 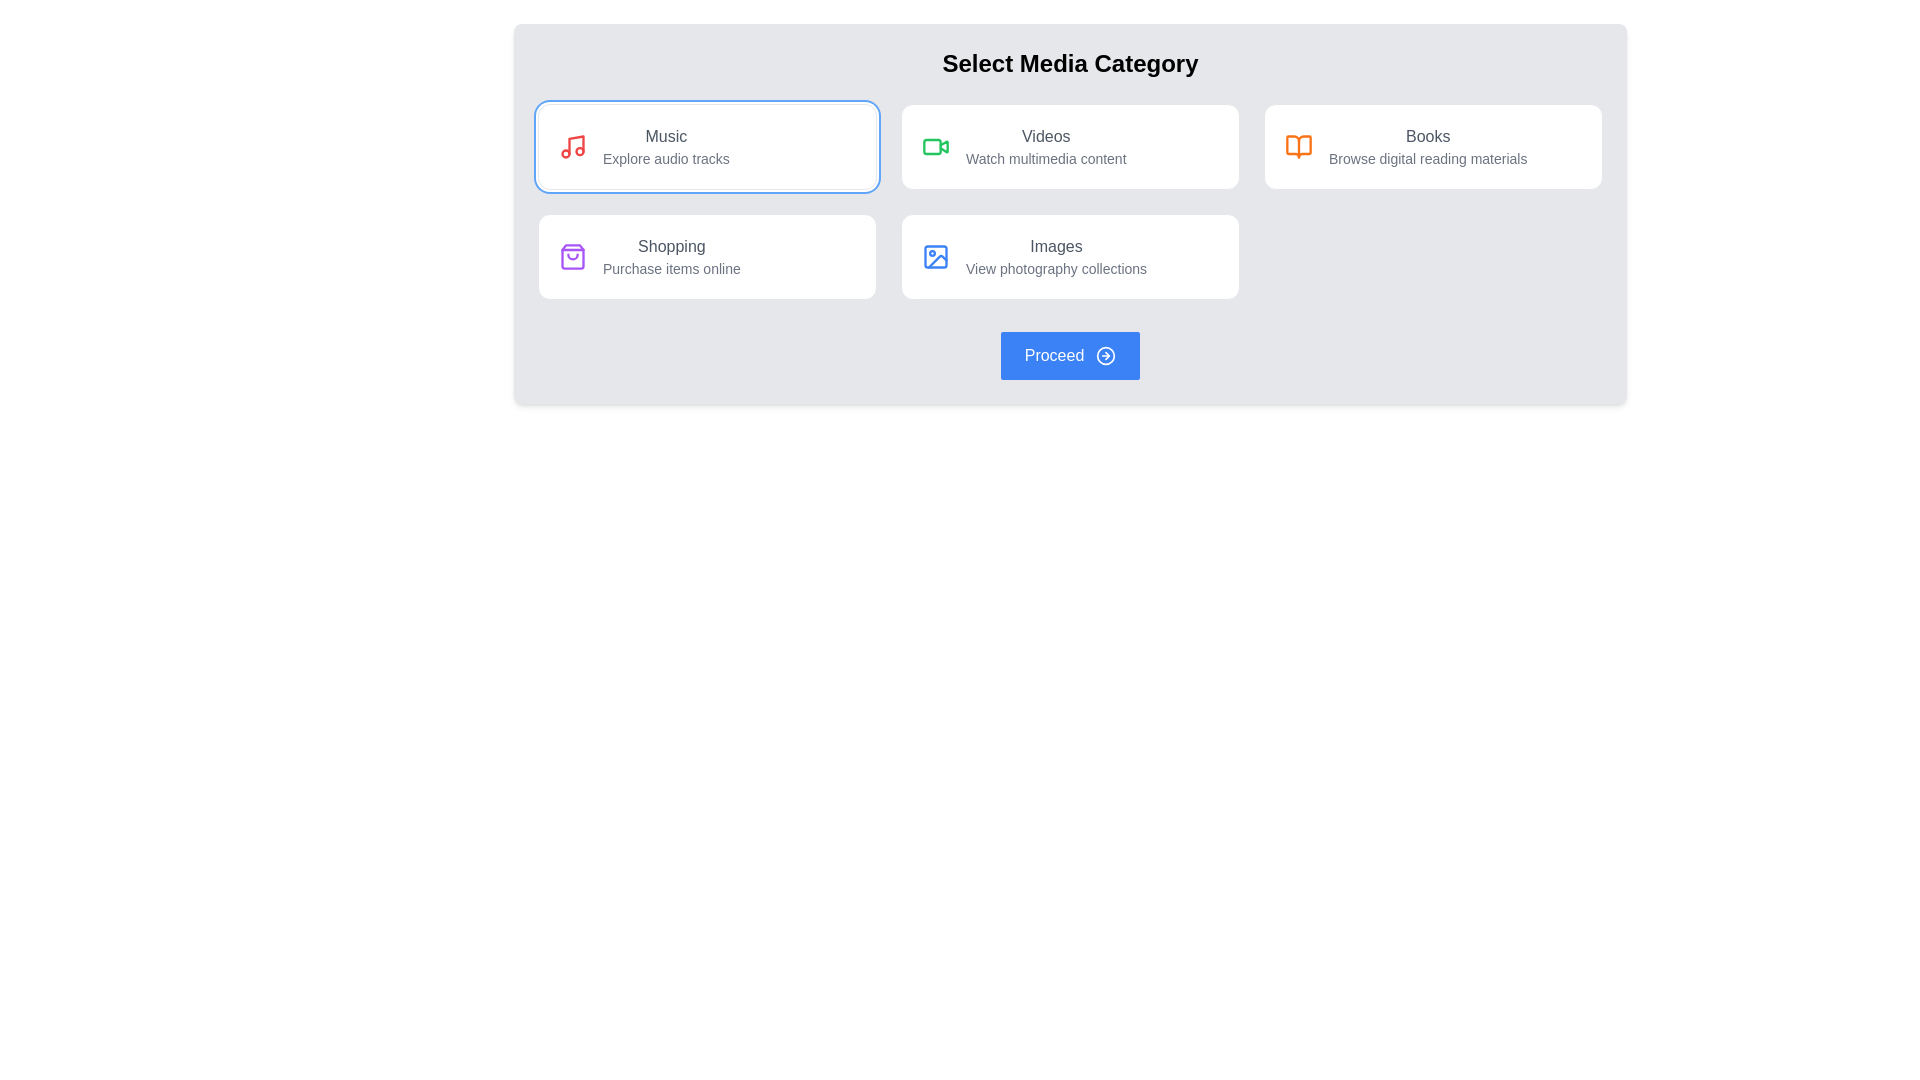 I want to click on the 'Books' text label, which is the third item in the top-right quadrant of the UI, featuring bold text for the title and lighter text for the description, so click(x=1427, y=145).